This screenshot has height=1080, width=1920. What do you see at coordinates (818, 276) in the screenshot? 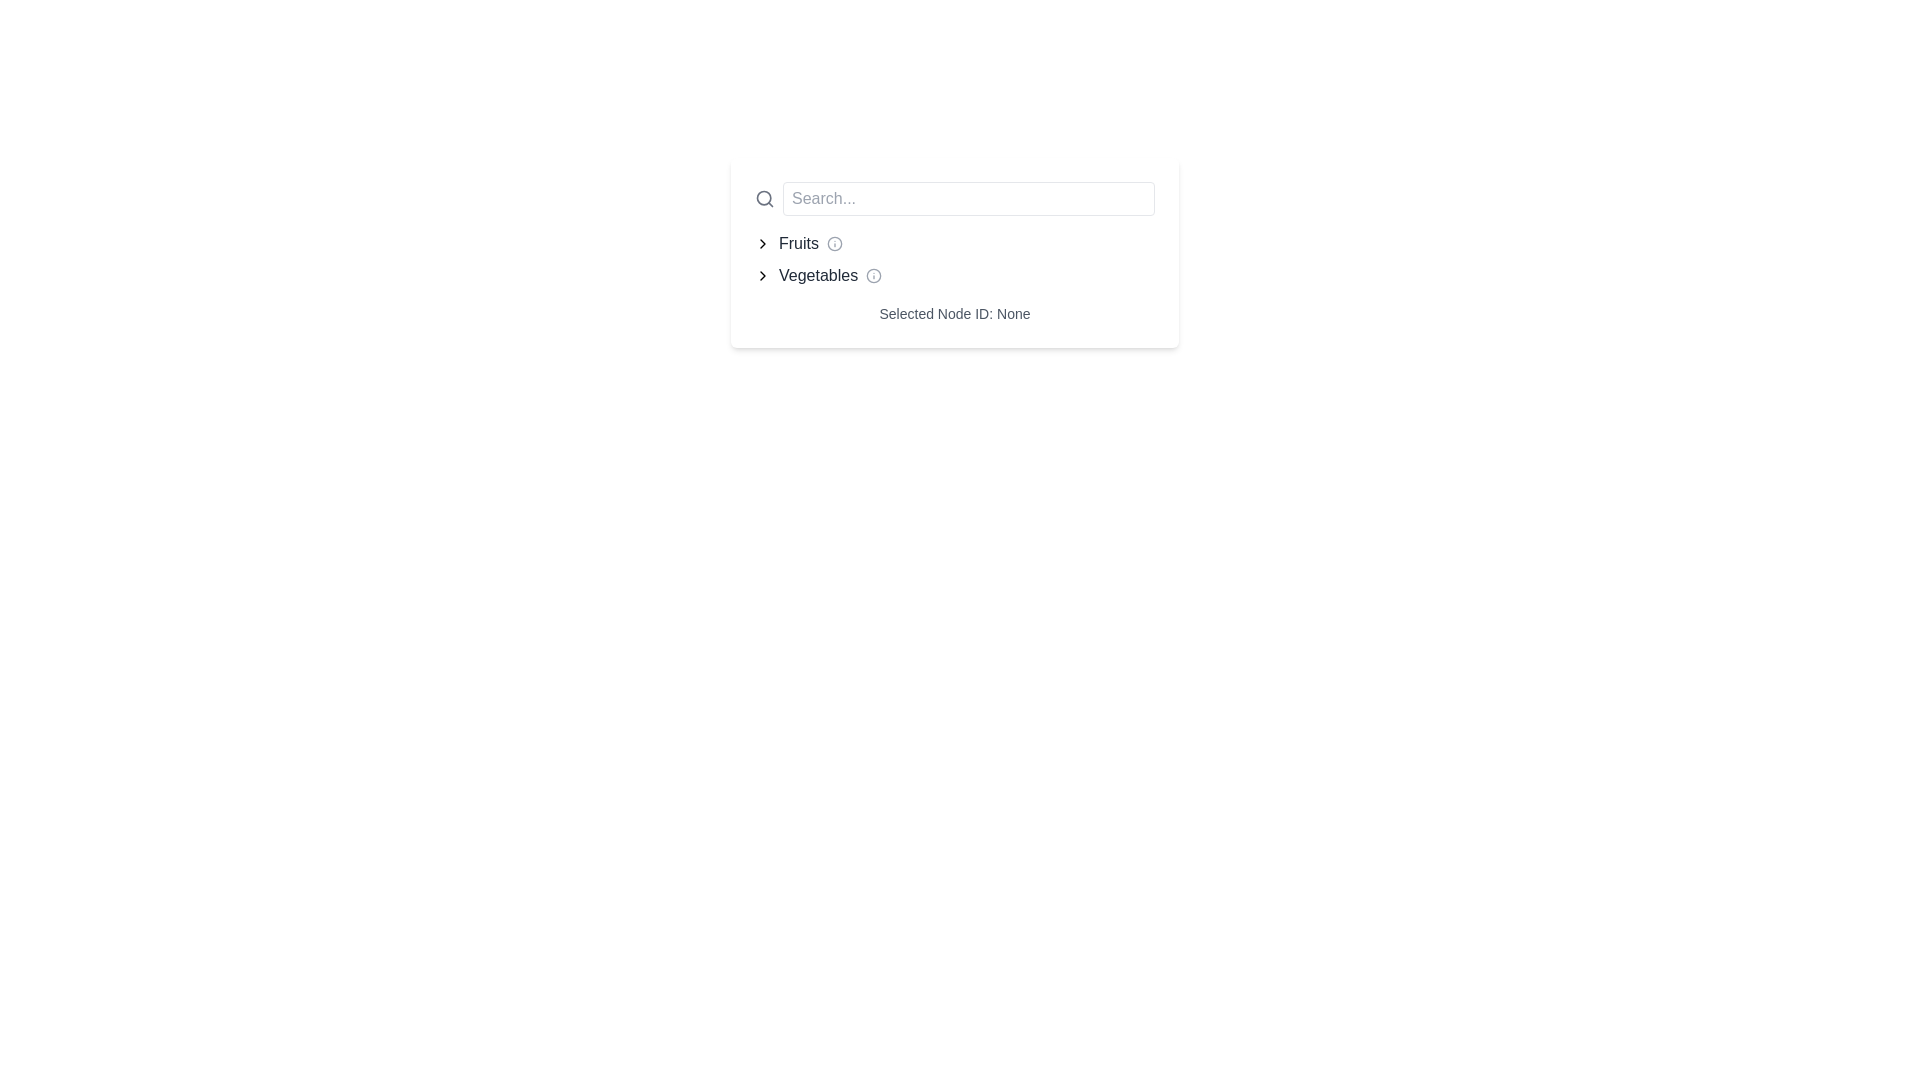
I see `the text label displaying 'Vegetables' which changes its font color to blue on hover` at bounding box center [818, 276].